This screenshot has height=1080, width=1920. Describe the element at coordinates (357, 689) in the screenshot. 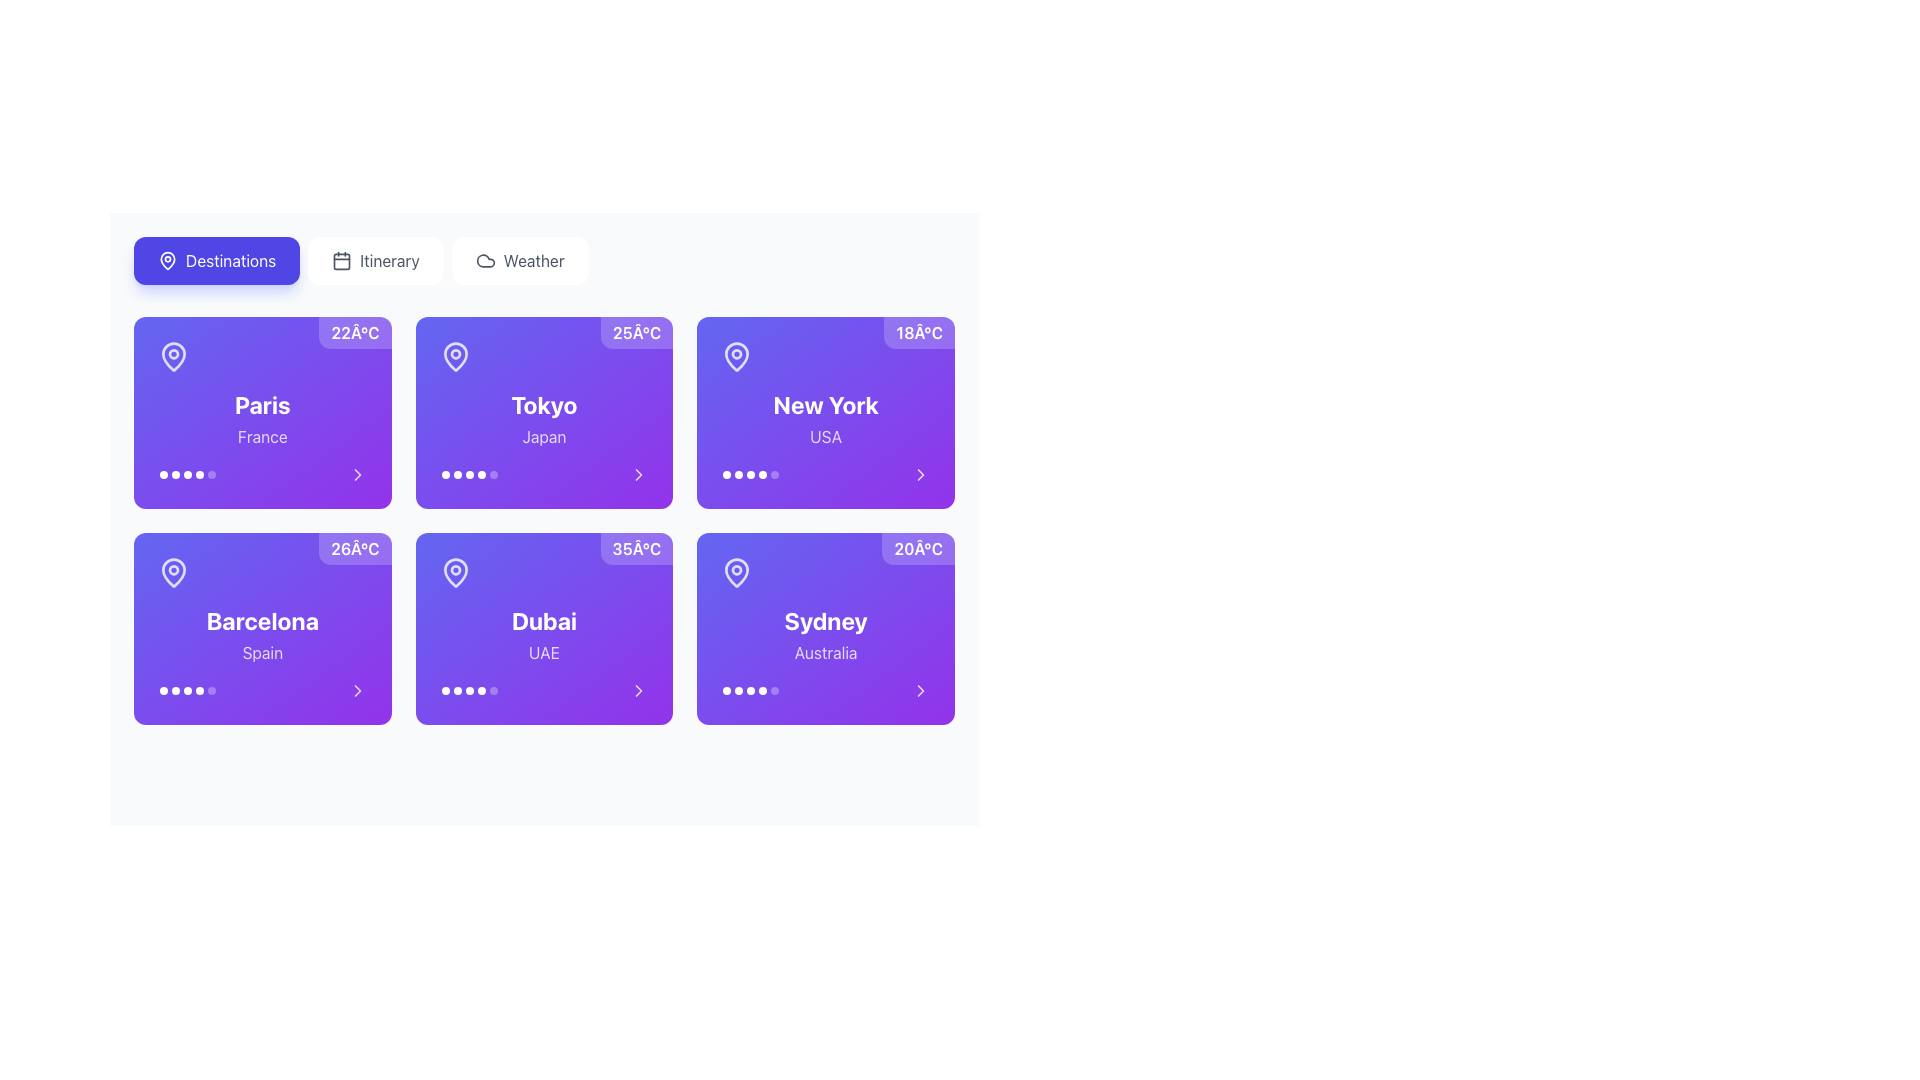

I see `the Chevron Right icon located in the lower-right corner of the 'Barcelona' card` at that location.